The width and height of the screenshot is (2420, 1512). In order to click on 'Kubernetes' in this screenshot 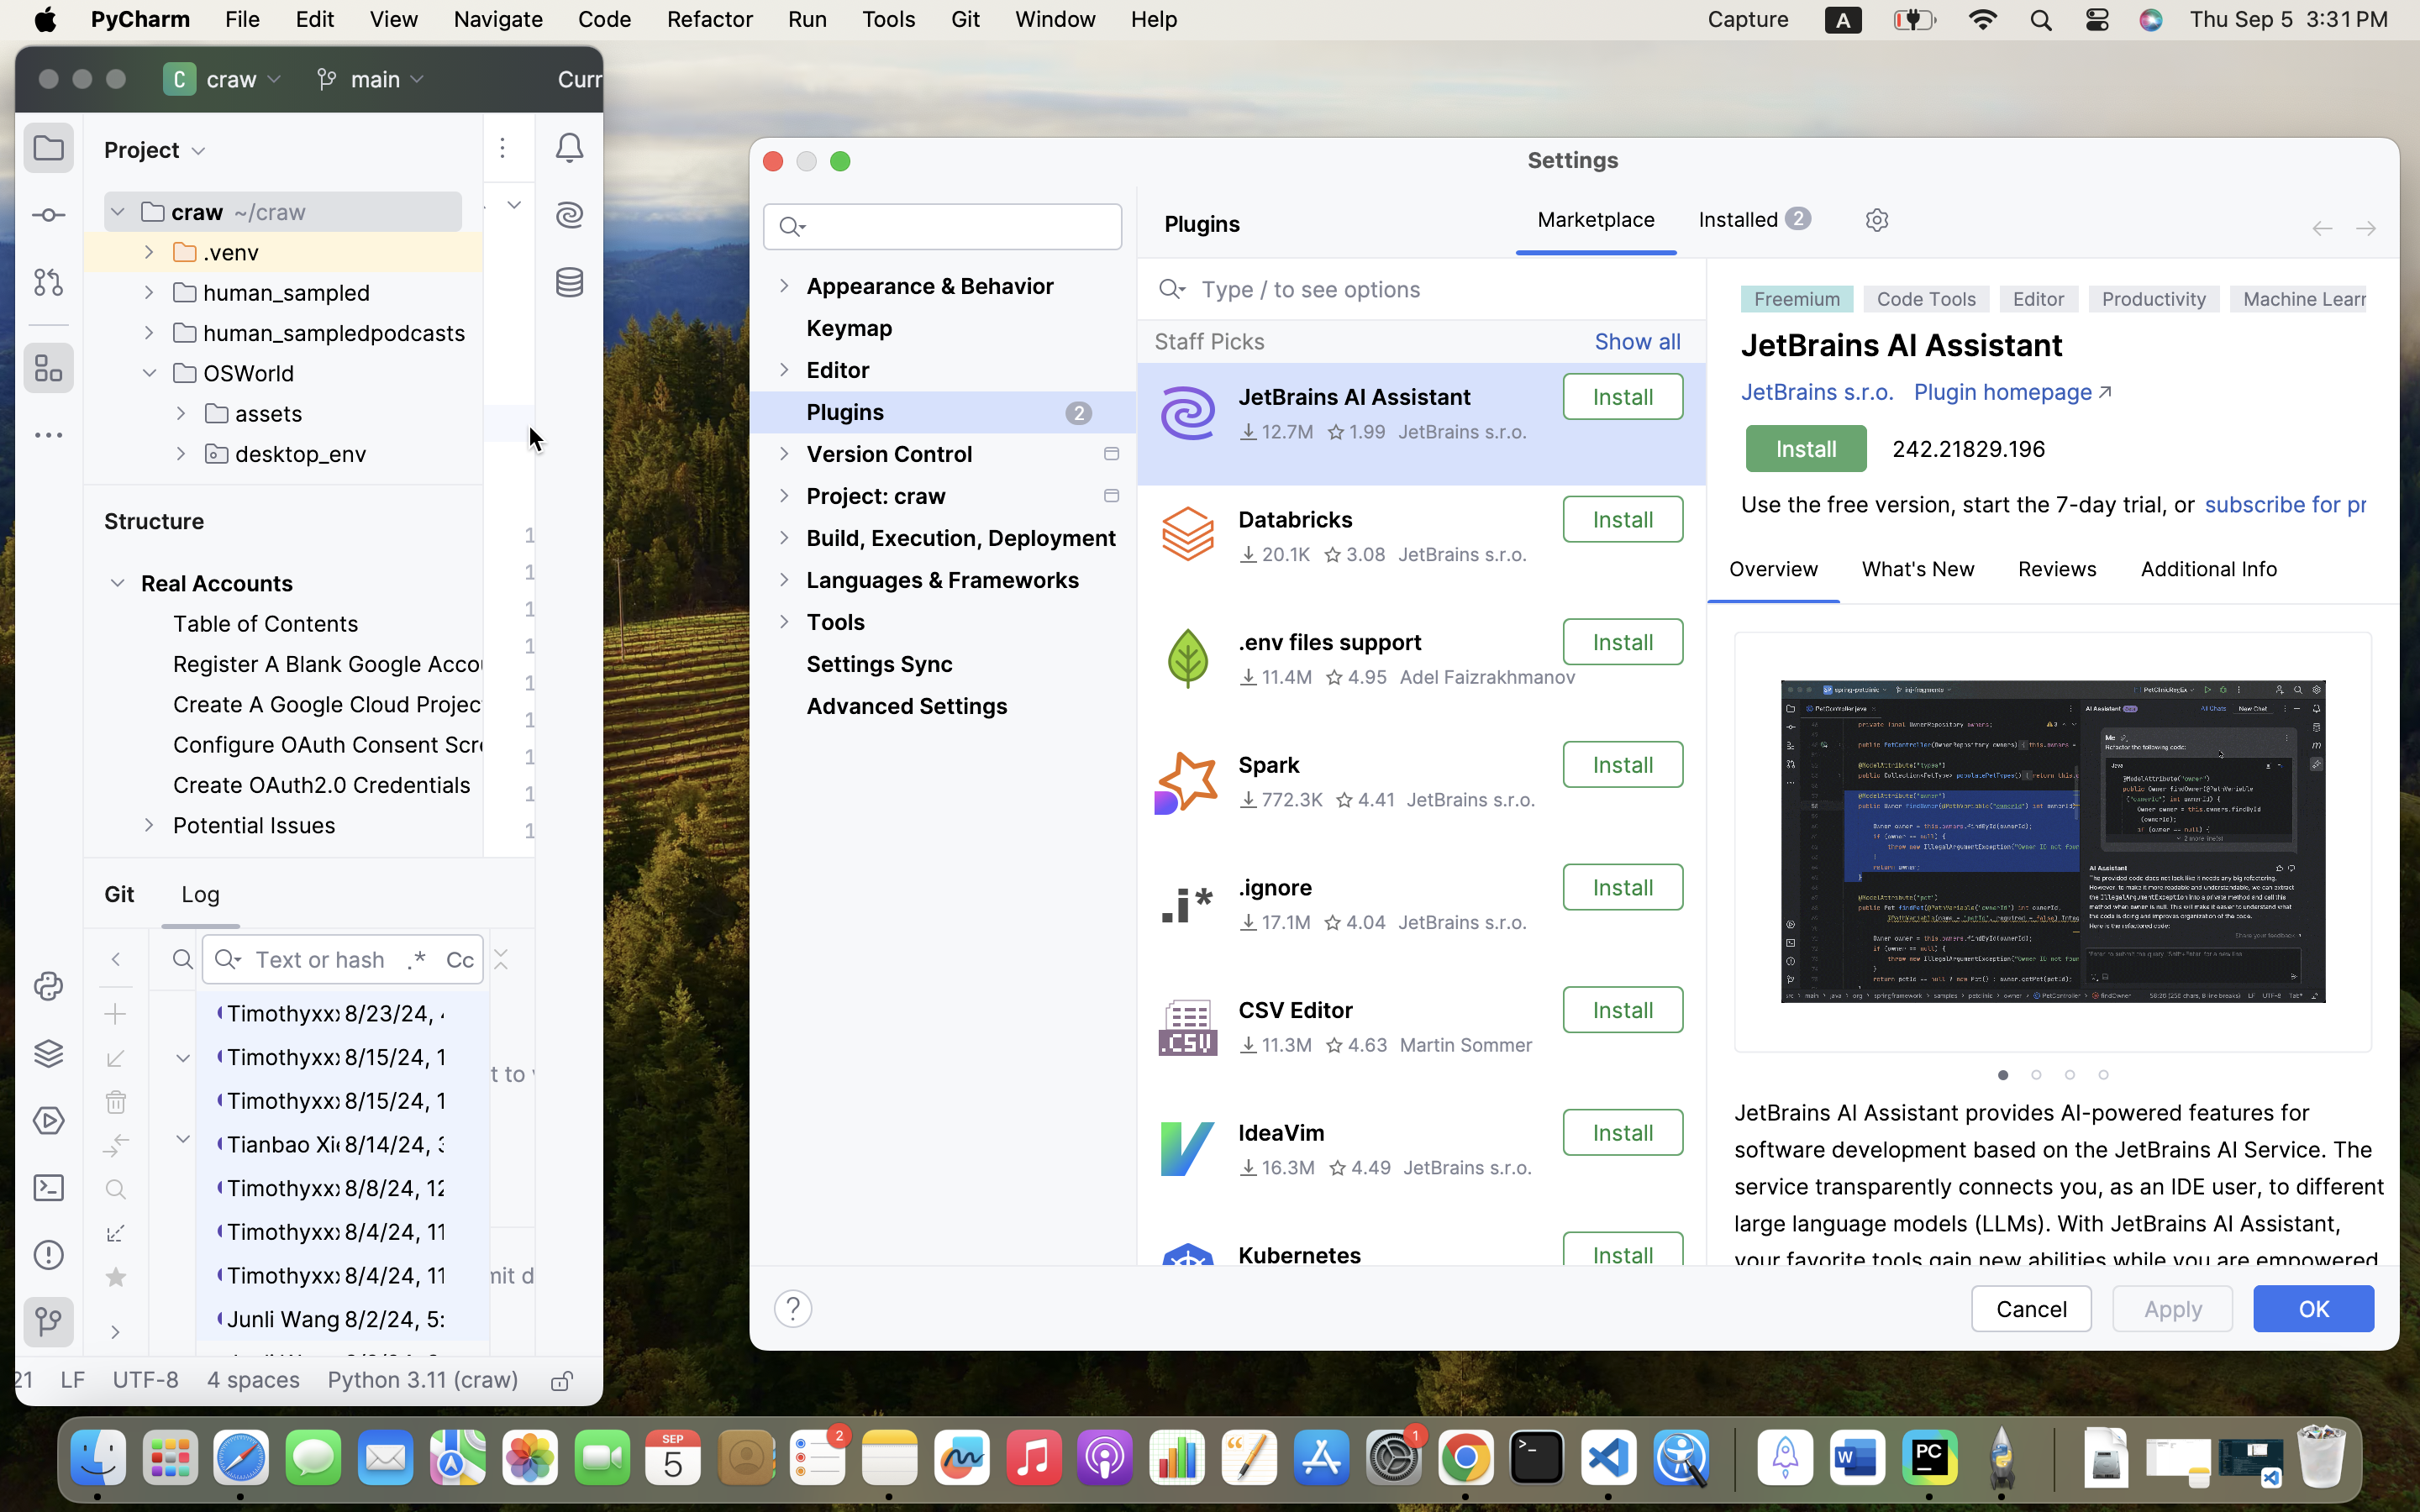, I will do `click(1299, 1255)`.